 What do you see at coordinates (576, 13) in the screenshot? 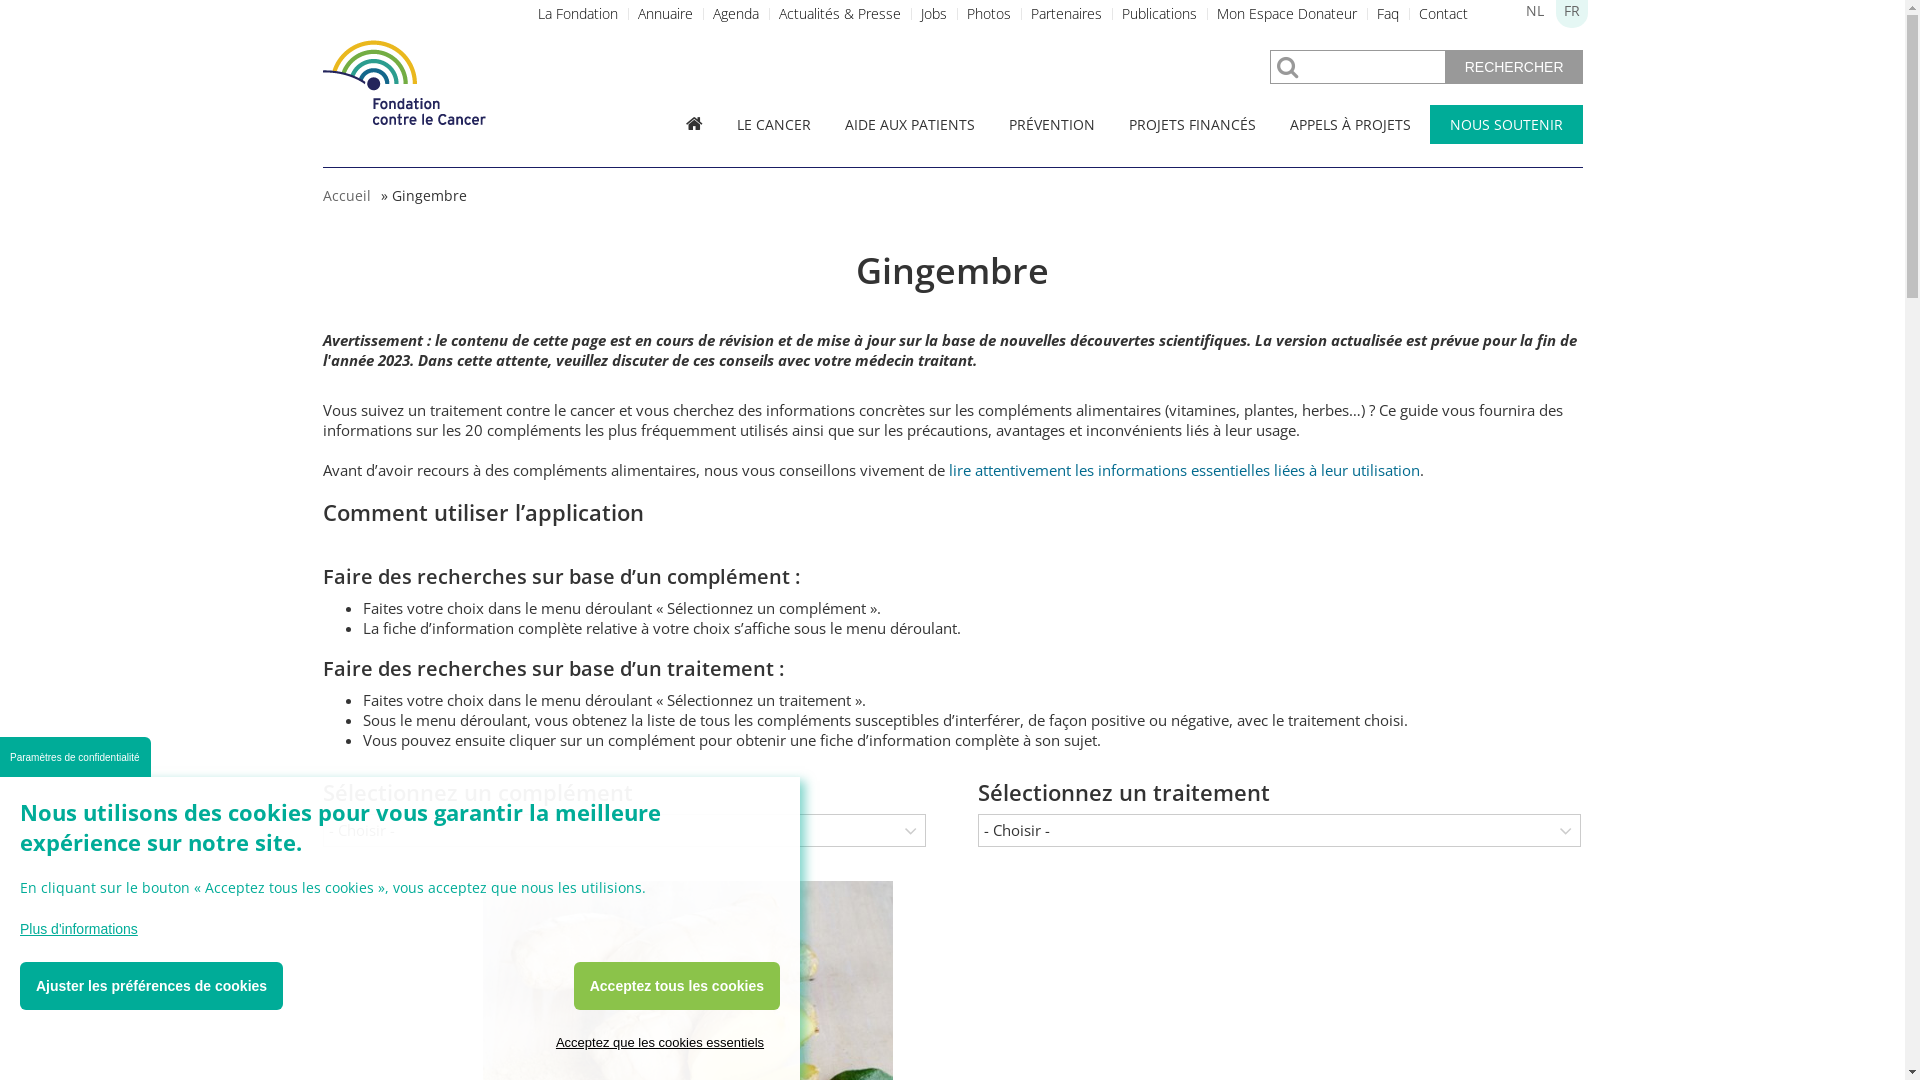
I see `'La Fondation'` at bounding box center [576, 13].